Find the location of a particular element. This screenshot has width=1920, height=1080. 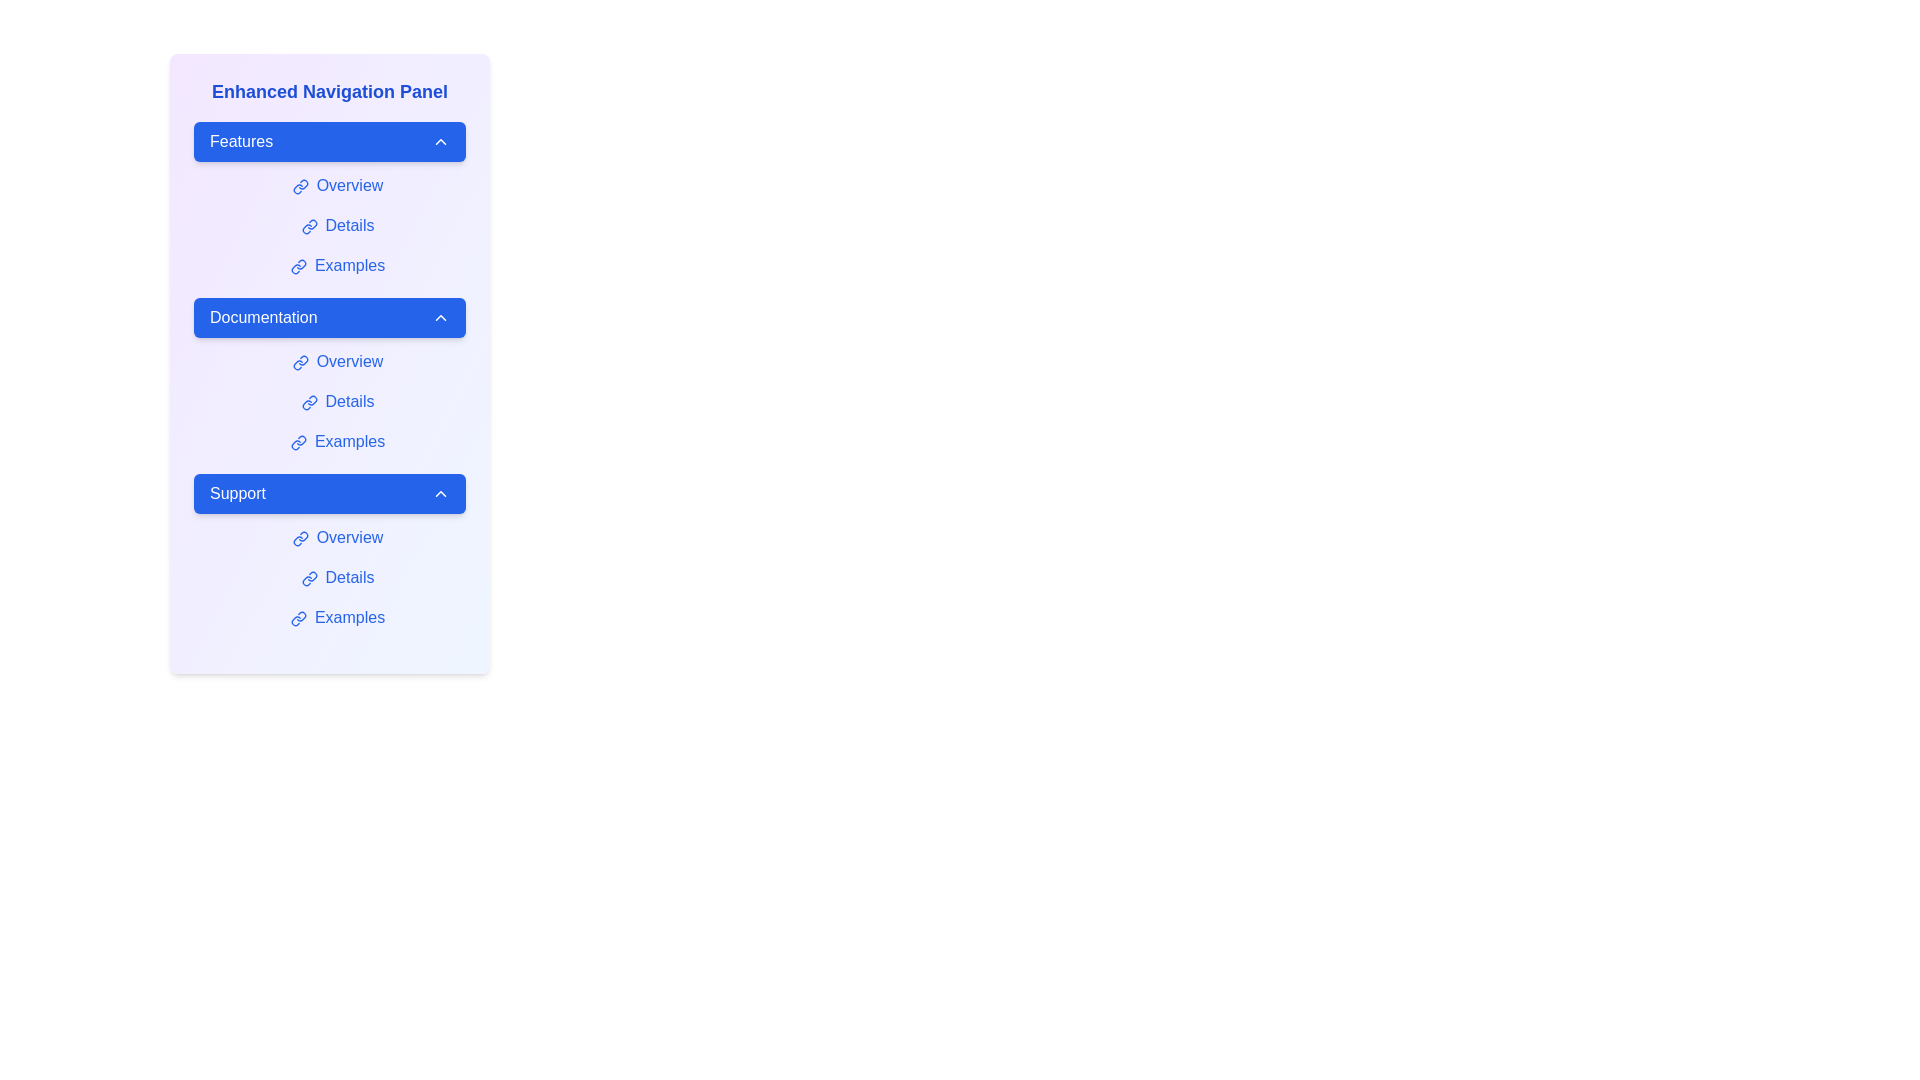

the icon represented as two interconnected chain links, styled with a light blue coloration, located to the left of the text 'Details' in the 'Documentation' section of the expandable navigation panel is located at coordinates (308, 402).